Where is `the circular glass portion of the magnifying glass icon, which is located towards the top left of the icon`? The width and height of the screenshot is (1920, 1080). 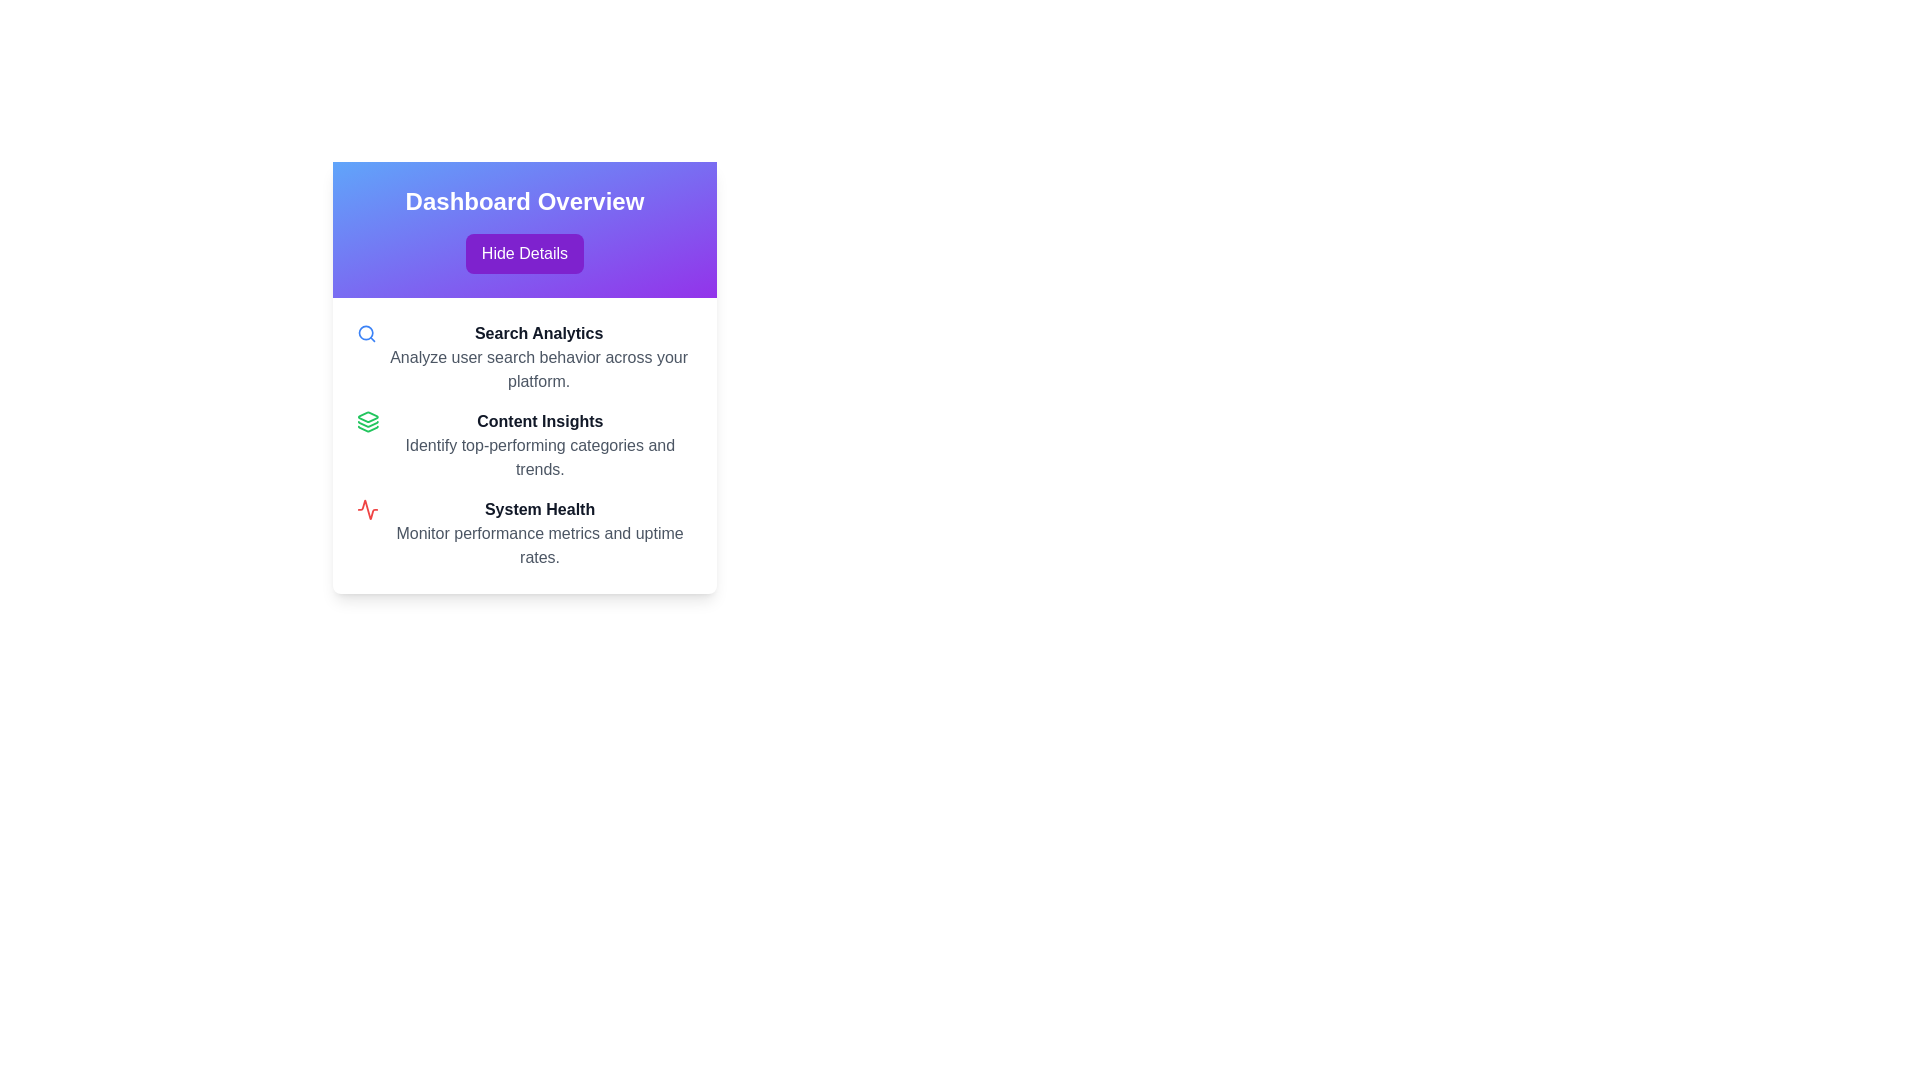 the circular glass portion of the magnifying glass icon, which is located towards the top left of the icon is located at coordinates (366, 332).